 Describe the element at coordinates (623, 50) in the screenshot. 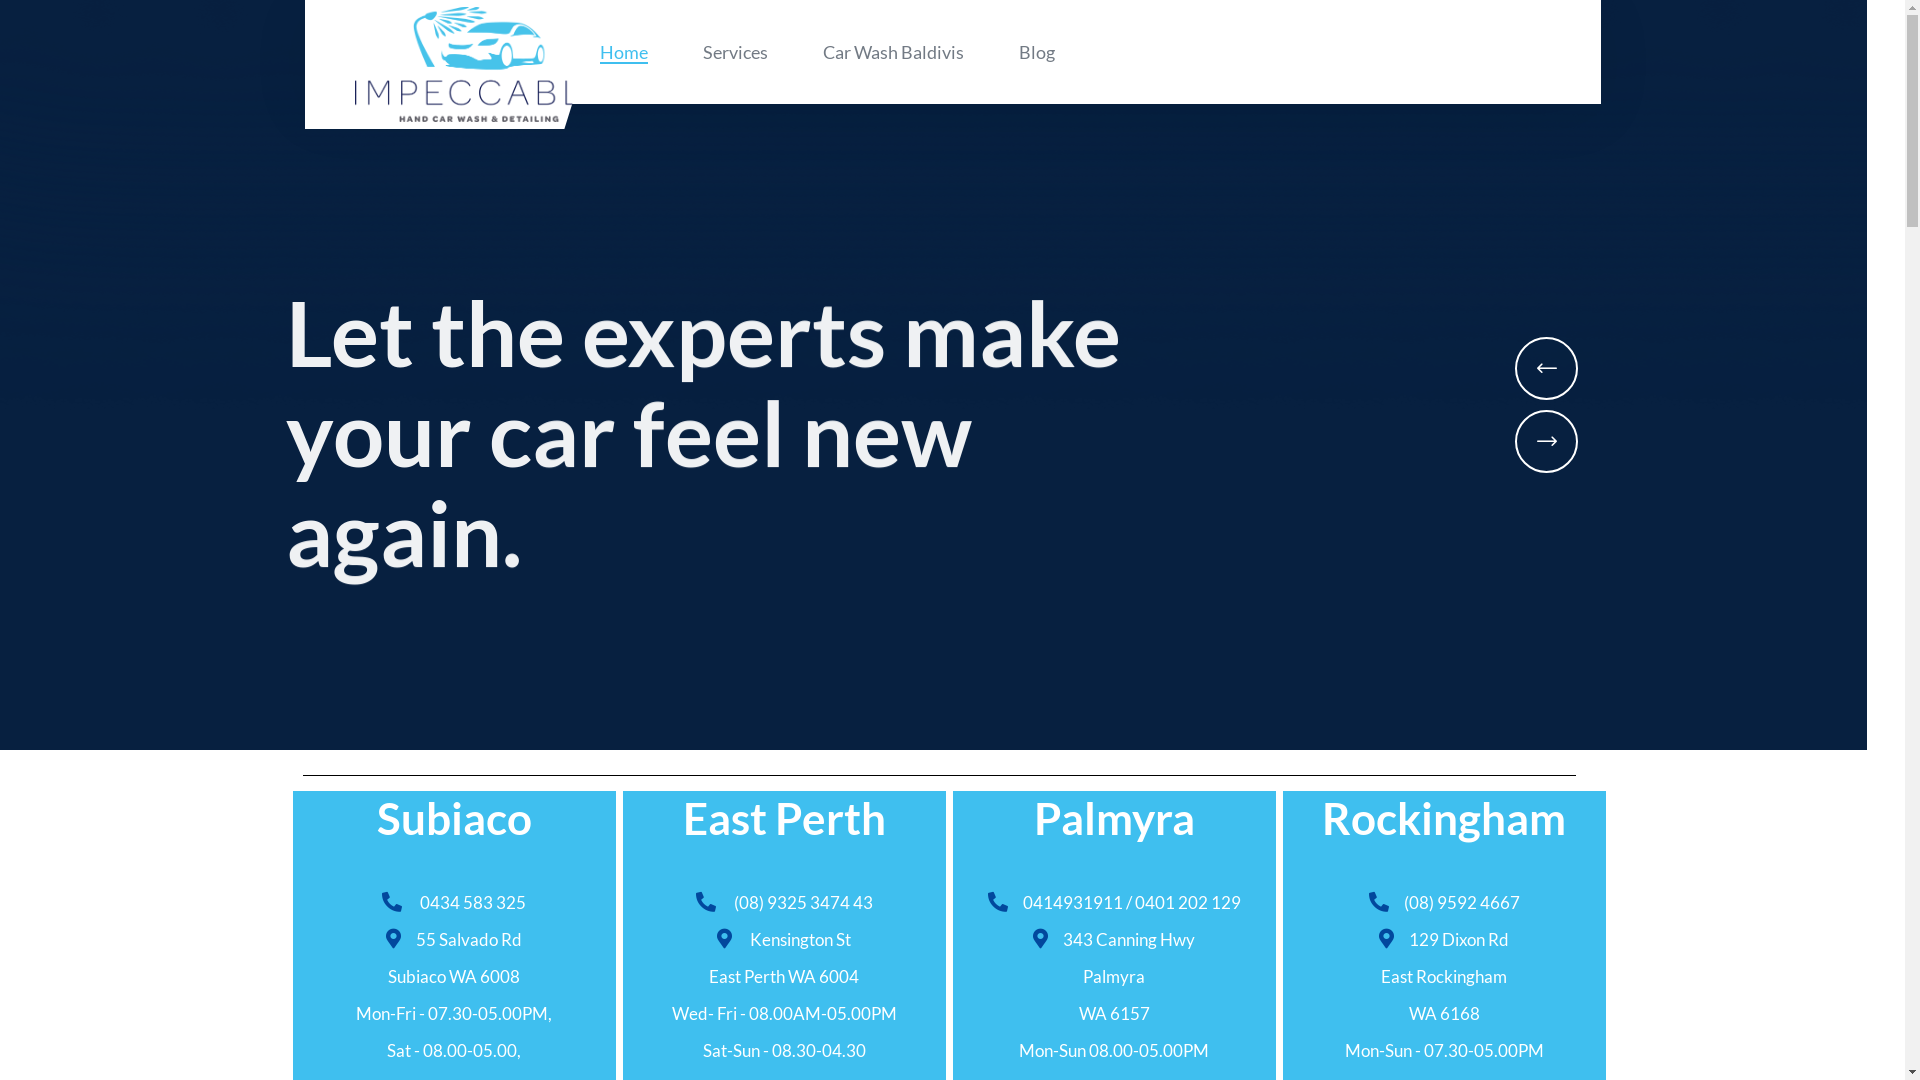

I see `'Home'` at that location.